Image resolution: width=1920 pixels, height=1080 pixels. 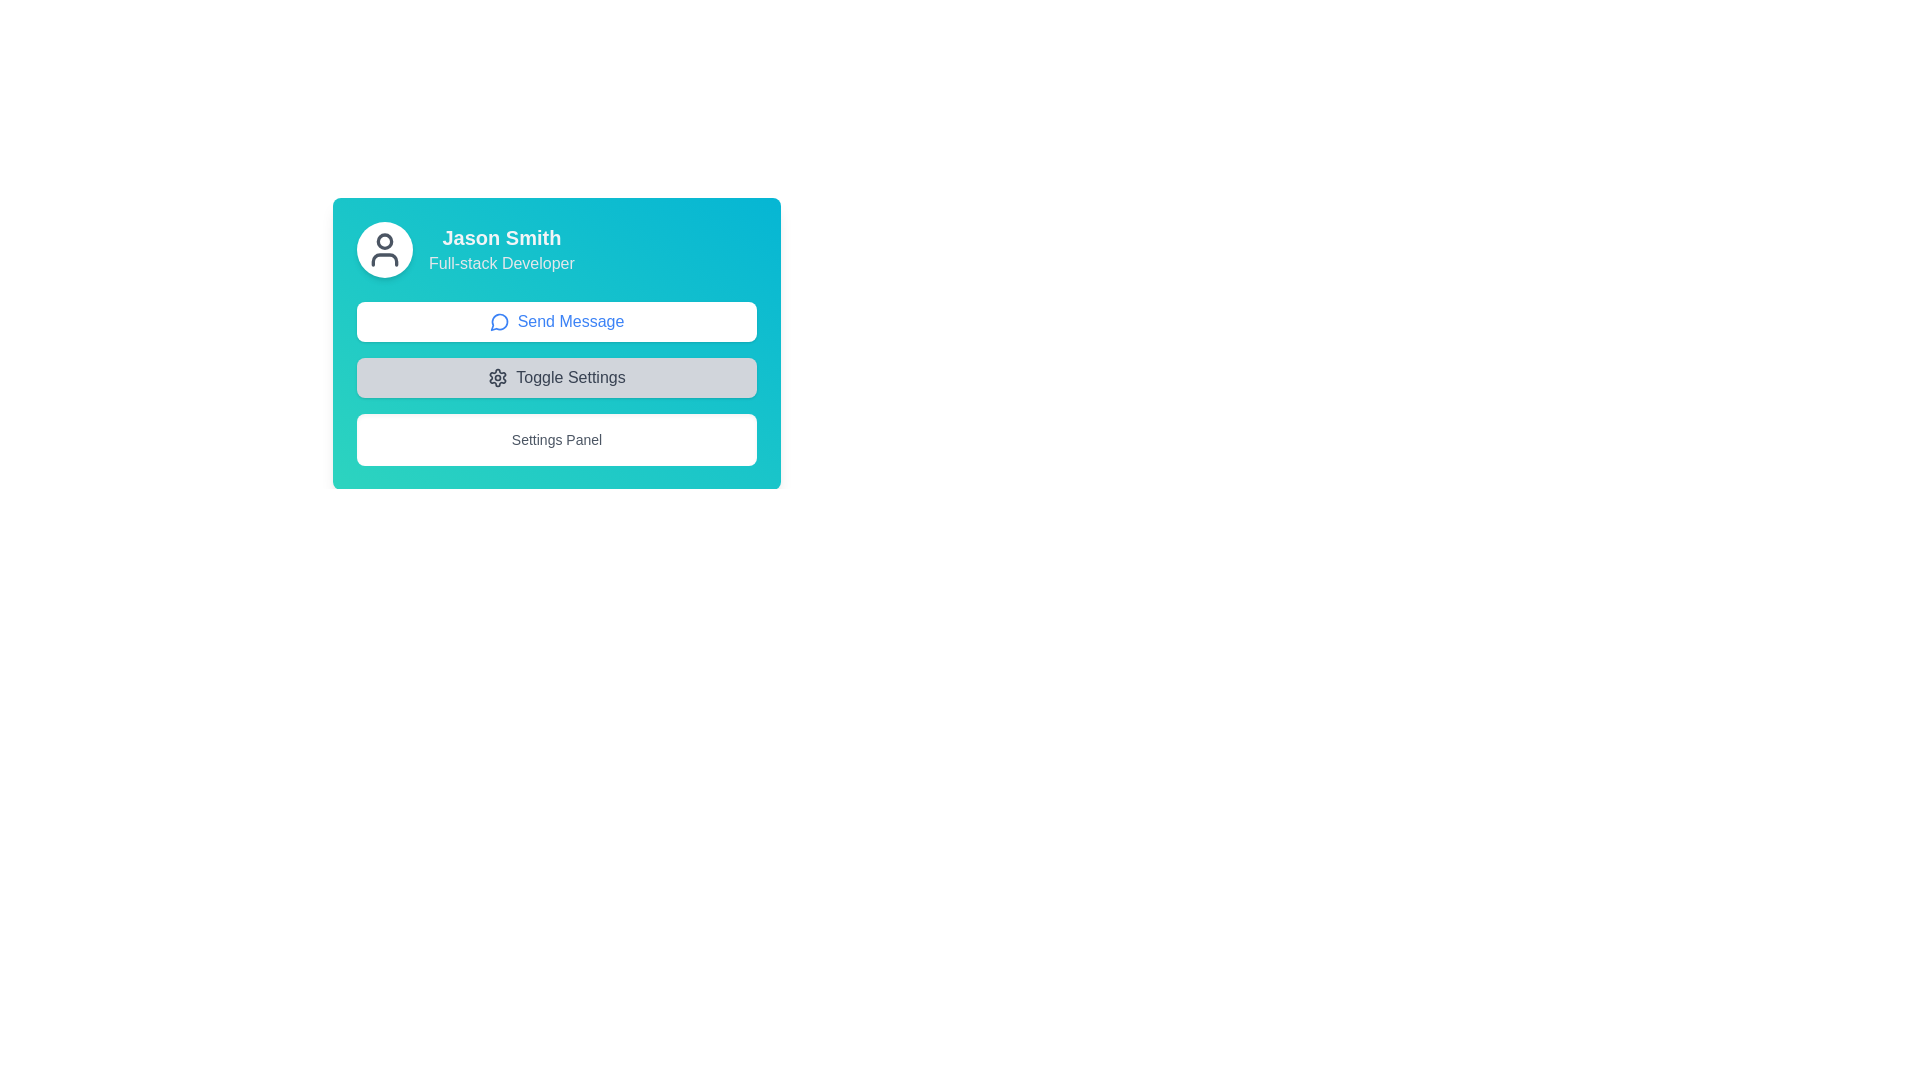 I want to click on the User Avatar Icon located at the top-left corner of the user information card, which is visually represented by a circular background and indicates the user's profile, so click(x=384, y=249).